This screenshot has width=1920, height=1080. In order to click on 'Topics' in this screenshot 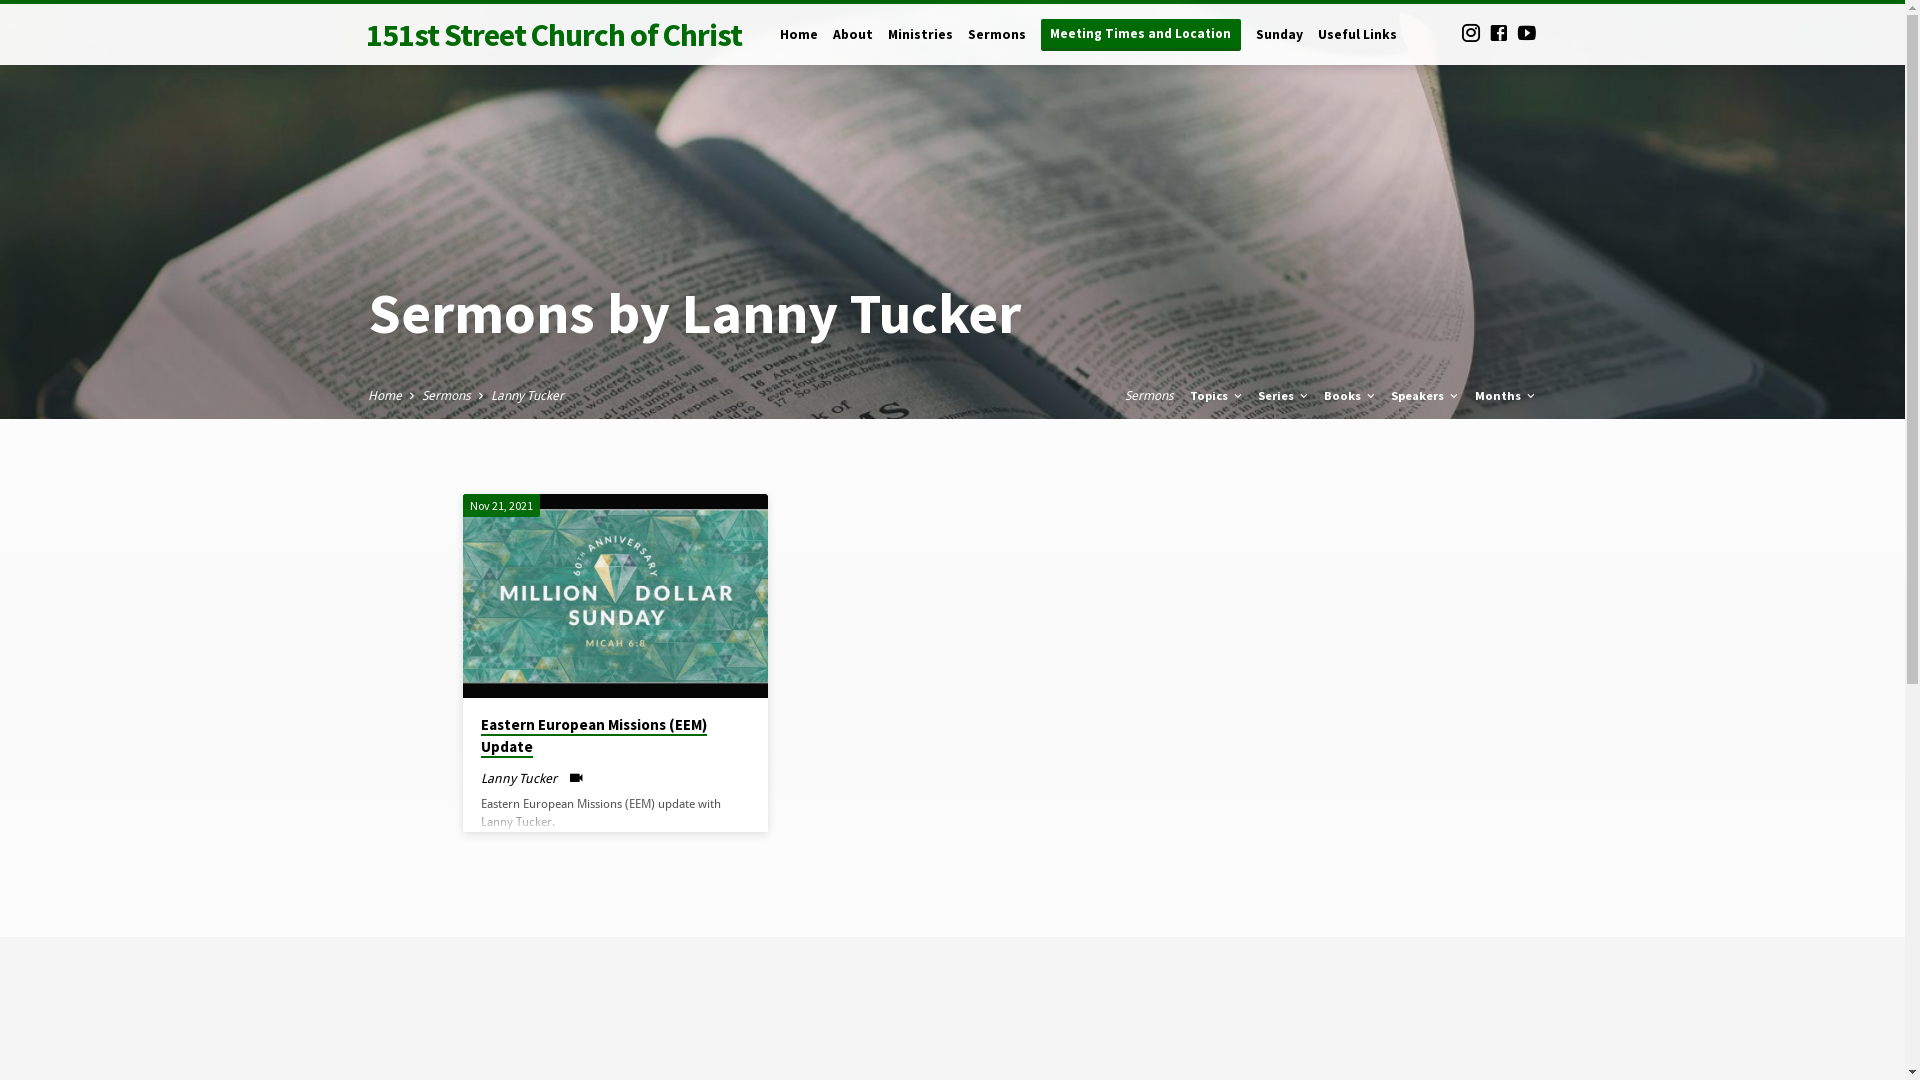, I will do `click(1216, 395)`.